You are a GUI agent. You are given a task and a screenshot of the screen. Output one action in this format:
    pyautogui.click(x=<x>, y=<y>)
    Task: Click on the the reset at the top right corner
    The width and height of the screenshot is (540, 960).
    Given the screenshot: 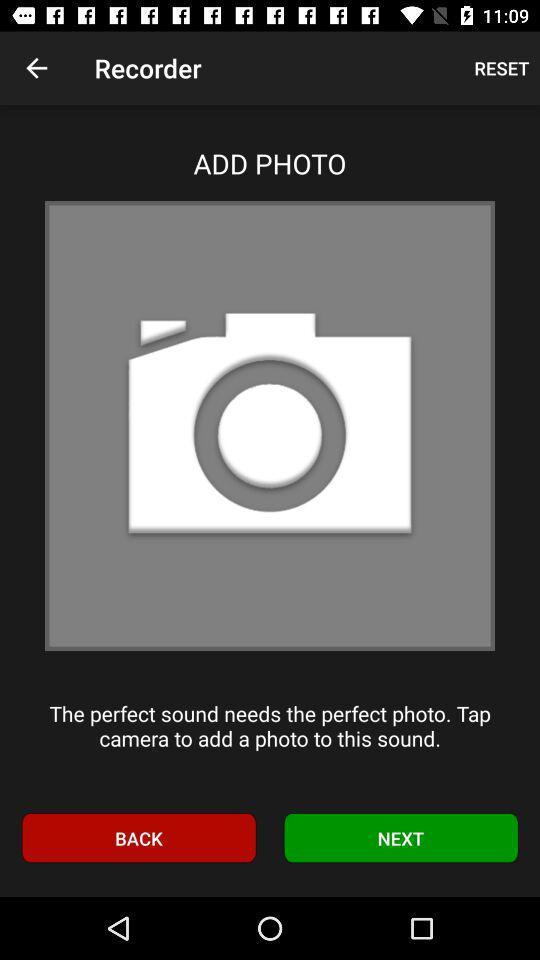 What is the action you would take?
    pyautogui.click(x=500, y=68)
    